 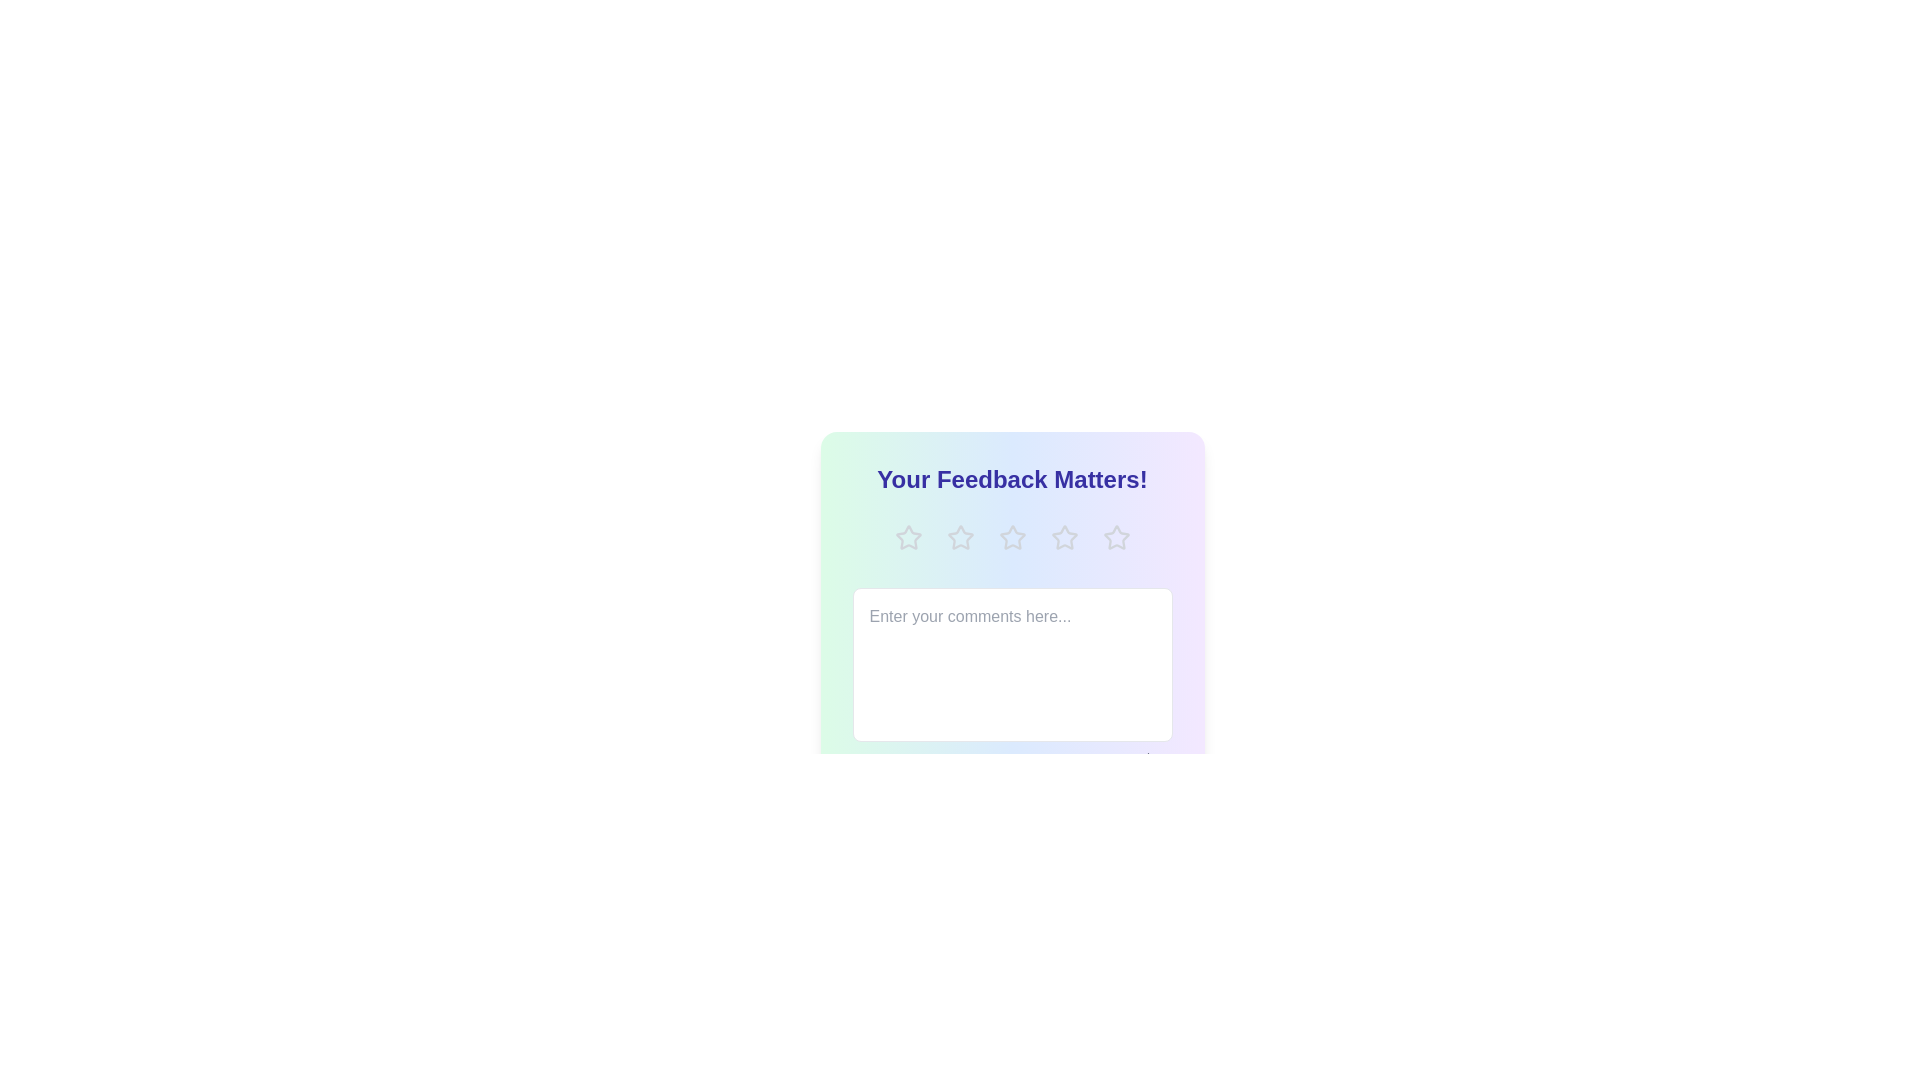 I want to click on the rating to 5 stars by clicking on the corresponding star, so click(x=1115, y=536).